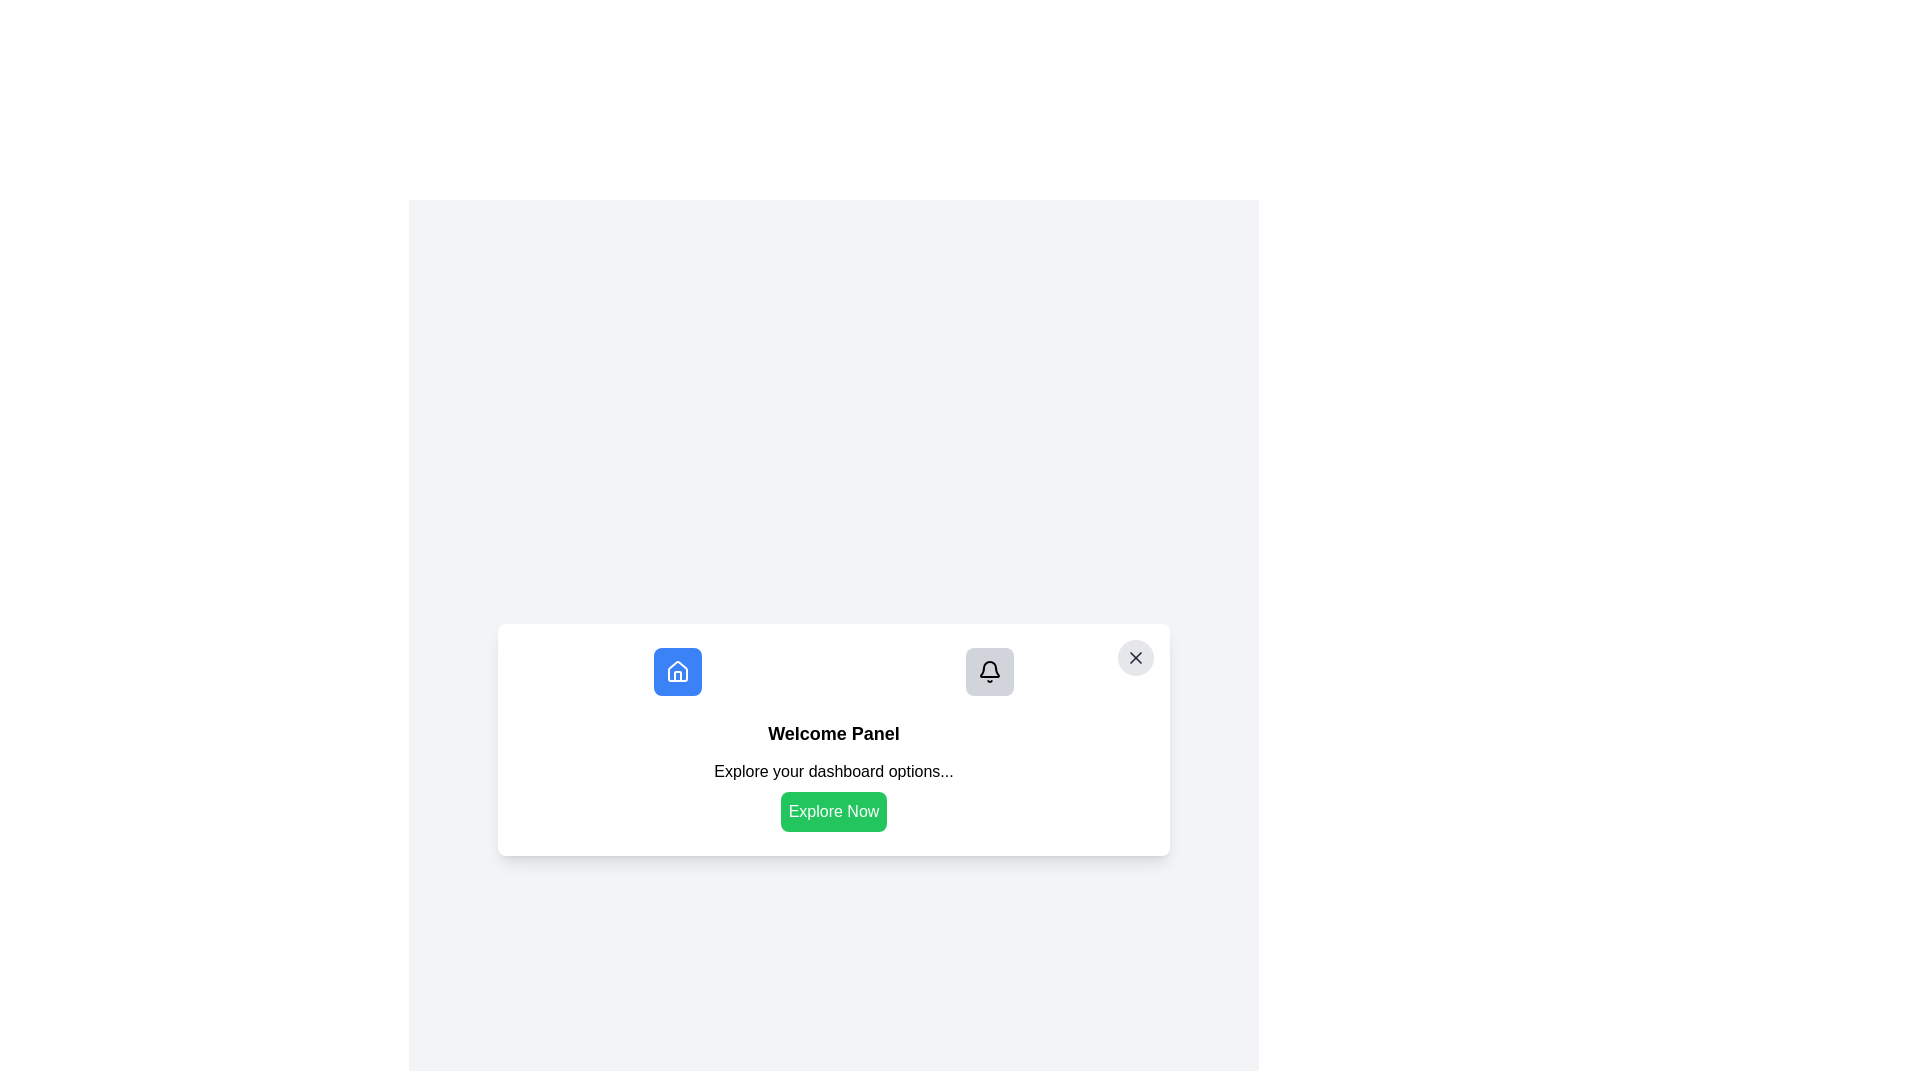 The width and height of the screenshot is (1920, 1080). What do you see at coordinates (834, 733) in the screenshot?
I see `text of the bold black header that says 'Welcome Panel', which is positioned at the center of the panel area above the green button` at bounding box center [834, 733].